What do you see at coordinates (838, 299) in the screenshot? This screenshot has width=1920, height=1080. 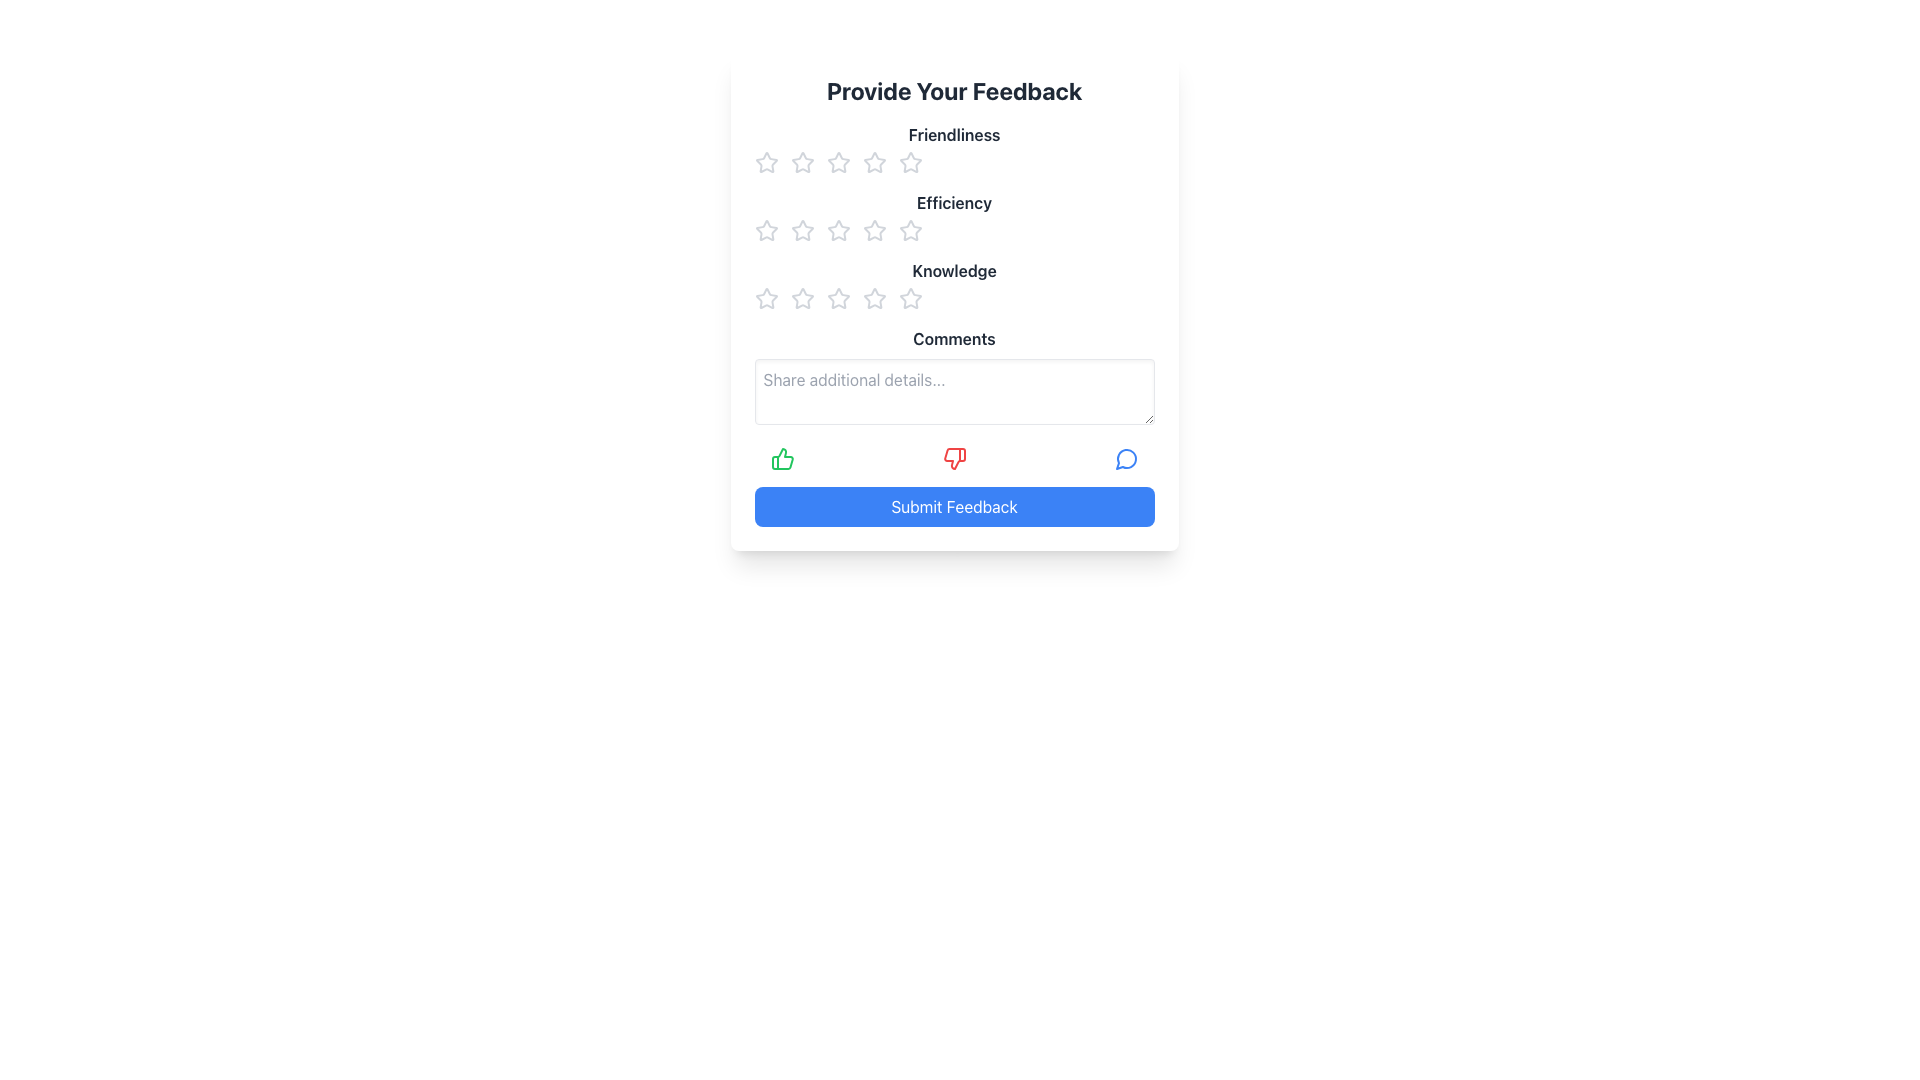 I see `across the third star icon from the left in the 'Knowledge' feedback rating section` at bounding box center [838, 299].